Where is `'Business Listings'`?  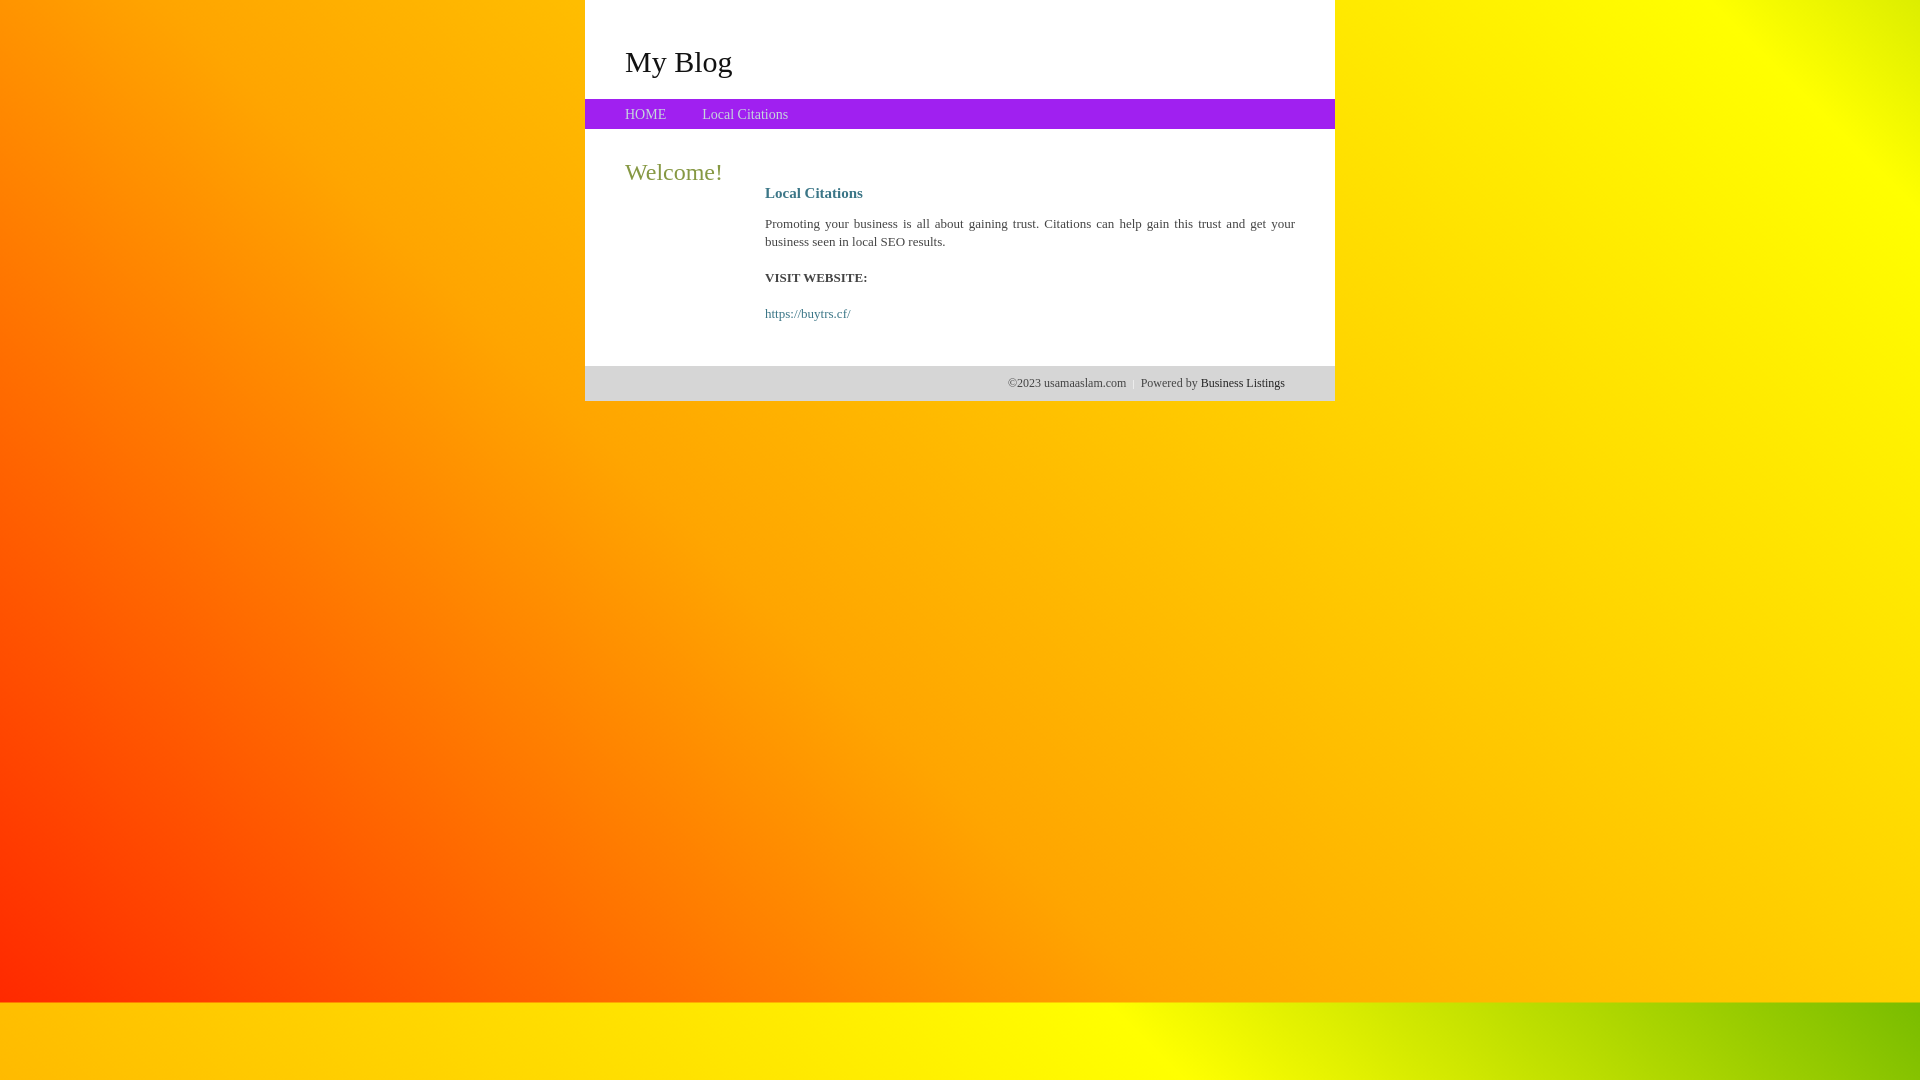
'Business Listings' is located at coordinates (1200, 382).